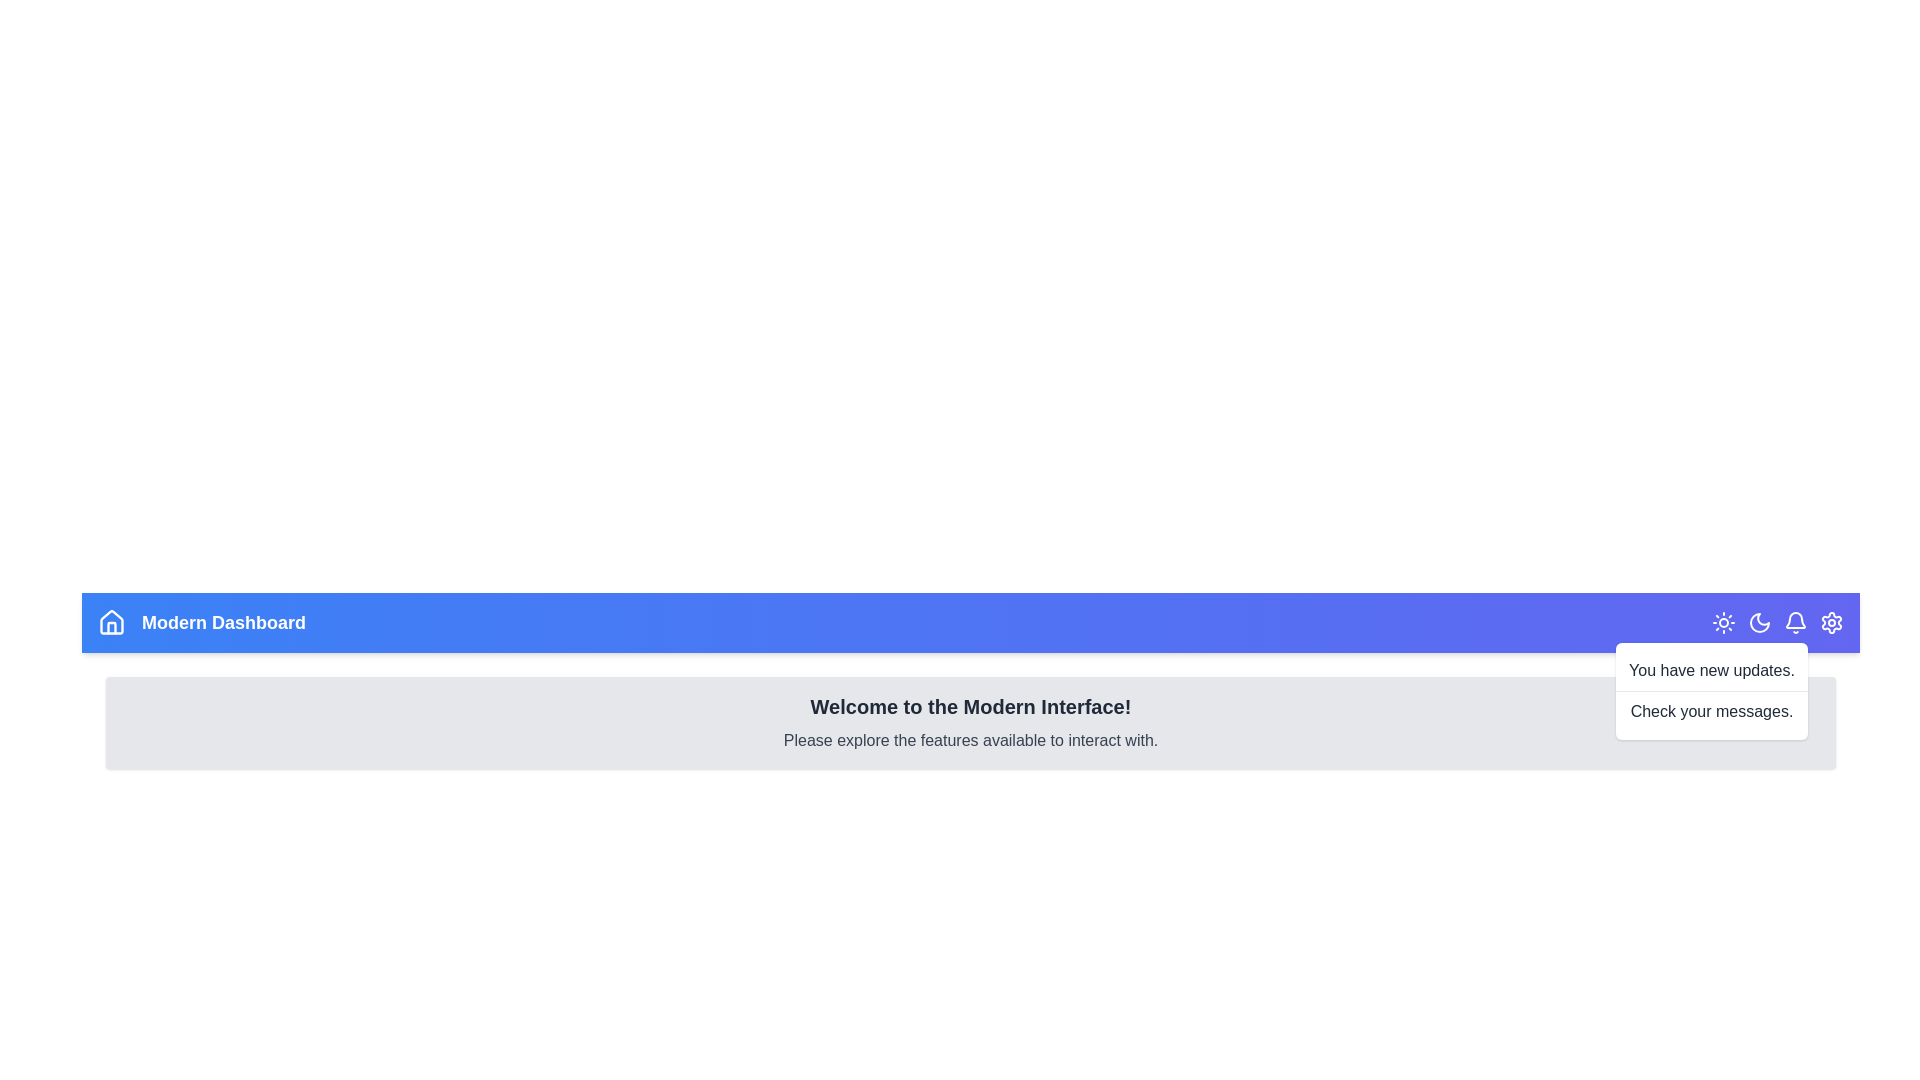 The width and height of the screenshot is (1920, 1080). Describe the element at coordinates (110, 622) in the screenshot. I see `the home icon to navigate to the home page` at that location.